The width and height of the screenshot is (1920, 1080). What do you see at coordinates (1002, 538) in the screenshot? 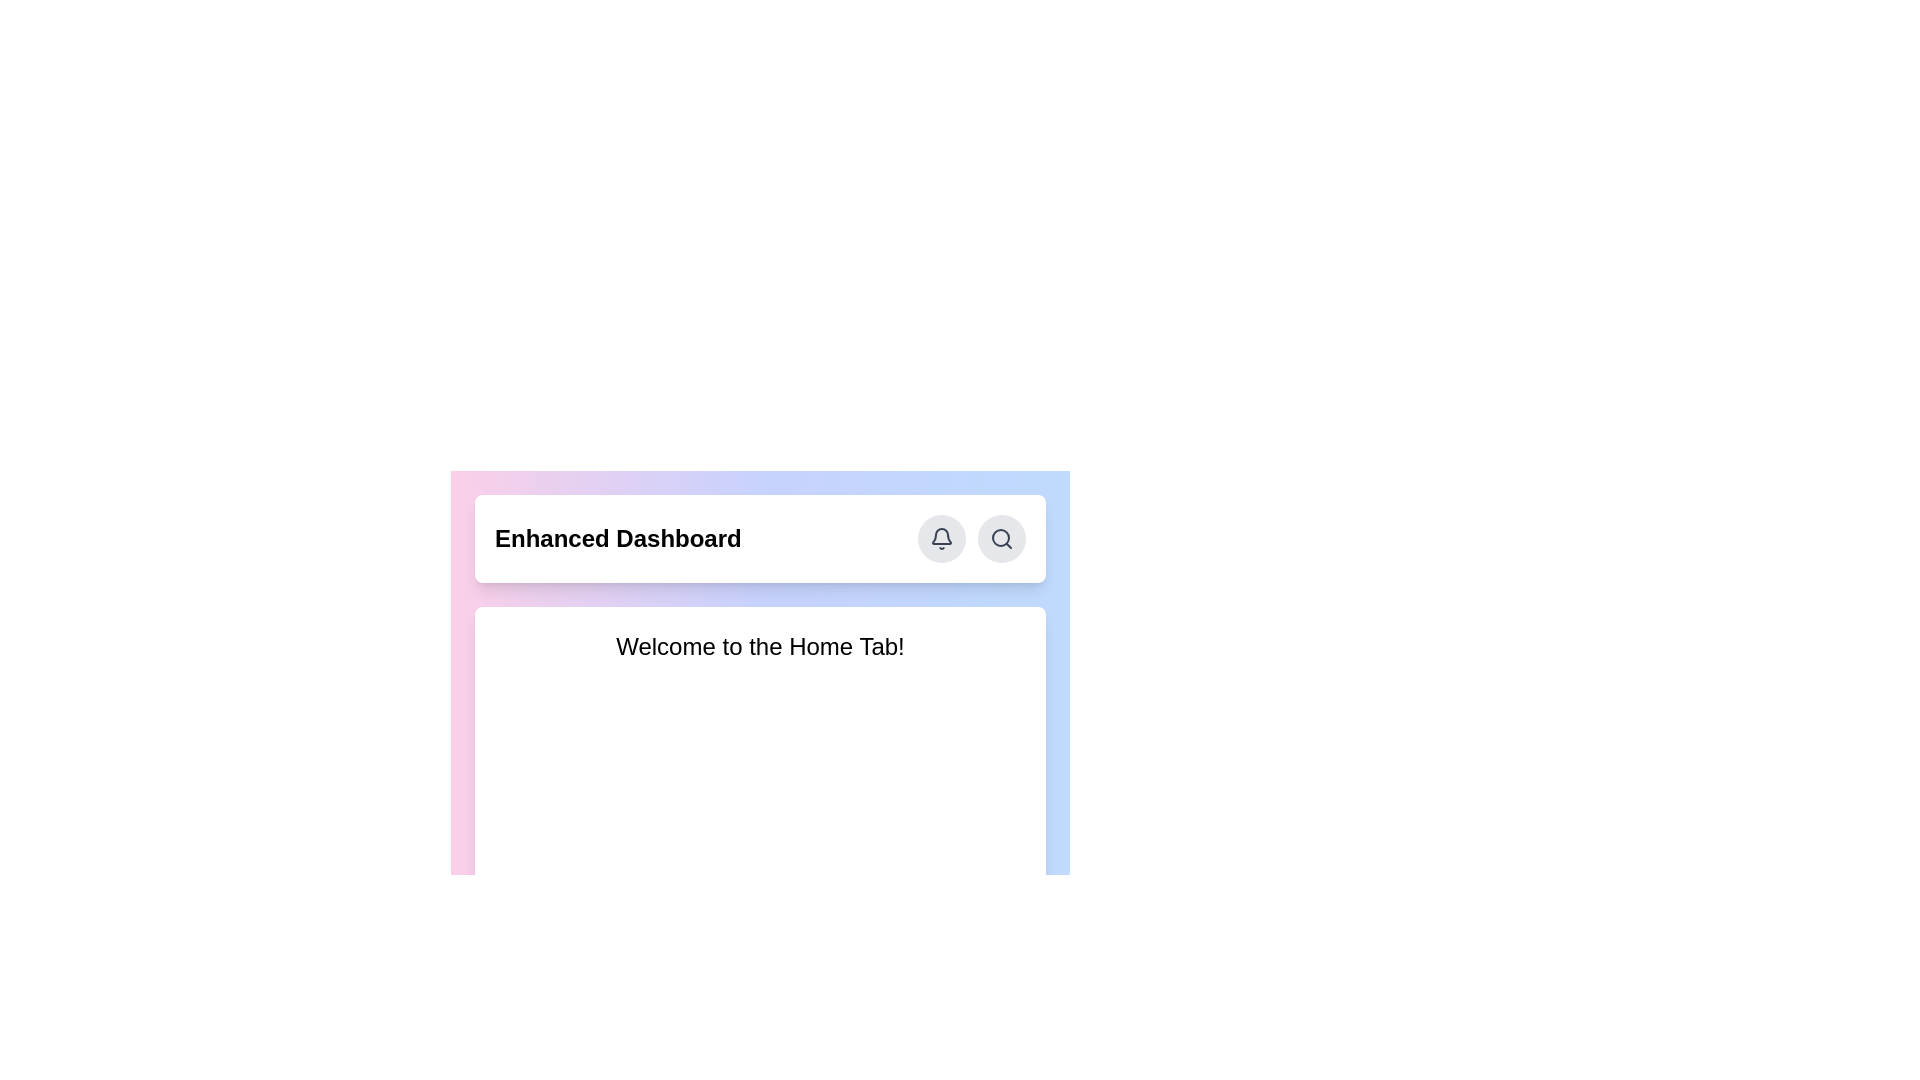
I see `the search icon located at the top-right corner of the dashboard interface, adjacent to the notification bell icon` at bounding box center [1002, 538].